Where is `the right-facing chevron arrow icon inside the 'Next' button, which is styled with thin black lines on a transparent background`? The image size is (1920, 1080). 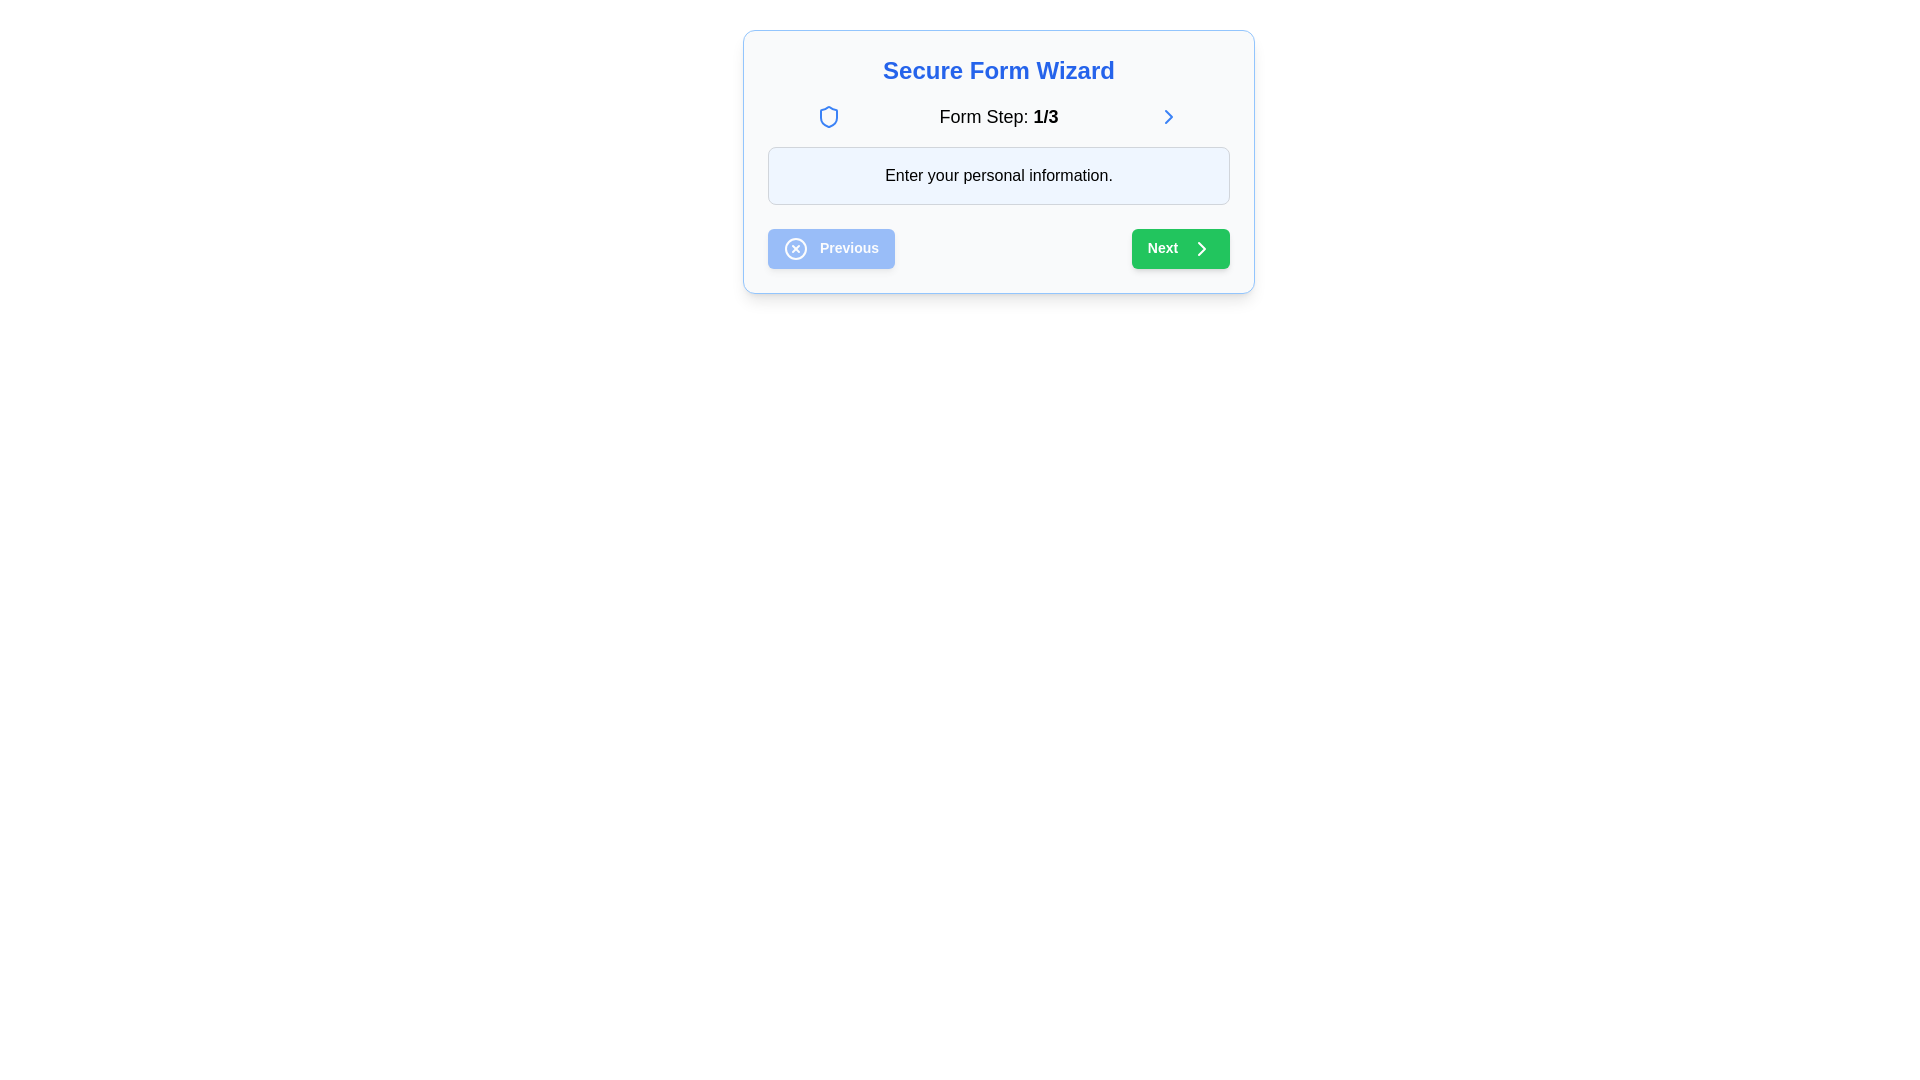 the right-facing chevron arrow icon inside the 'Next' button, which is styled with thin black lines on a transparent background is located at coordinates (1200, 248).